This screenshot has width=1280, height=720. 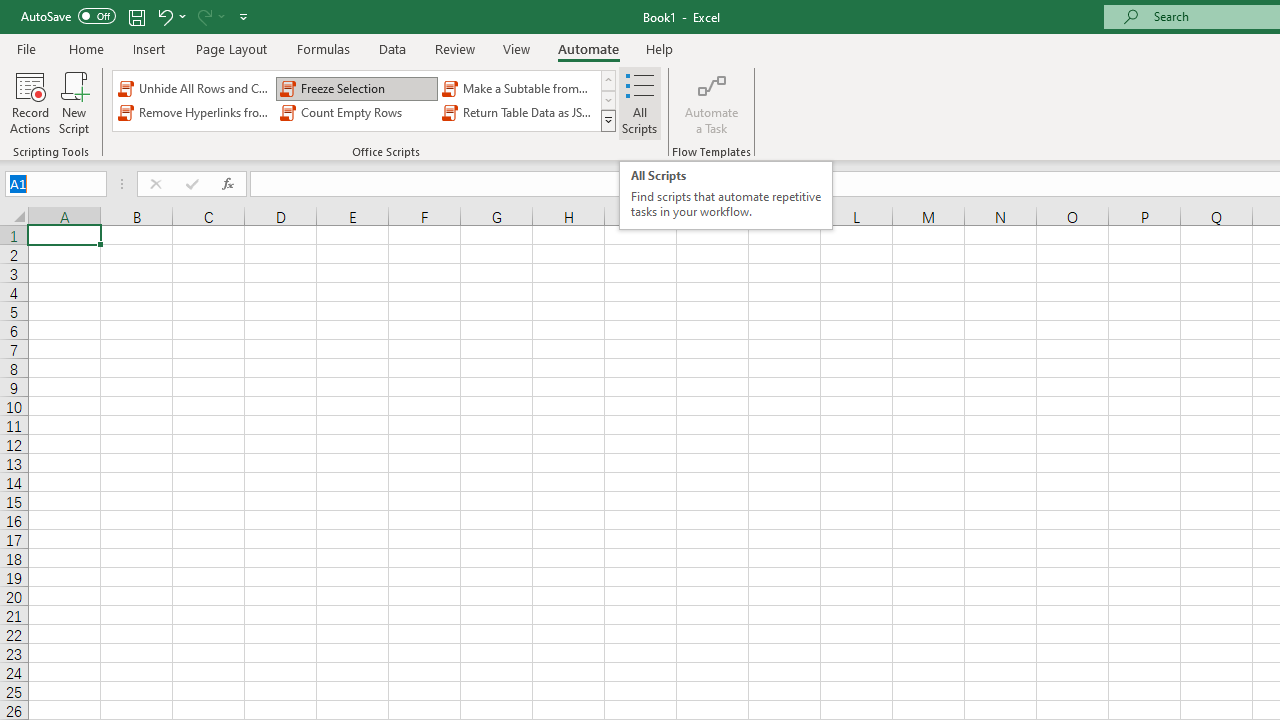 What do you see at coordinates (607, 100) in the screenshot?
I see `'Row Down'` at bounding box center [607, 100].